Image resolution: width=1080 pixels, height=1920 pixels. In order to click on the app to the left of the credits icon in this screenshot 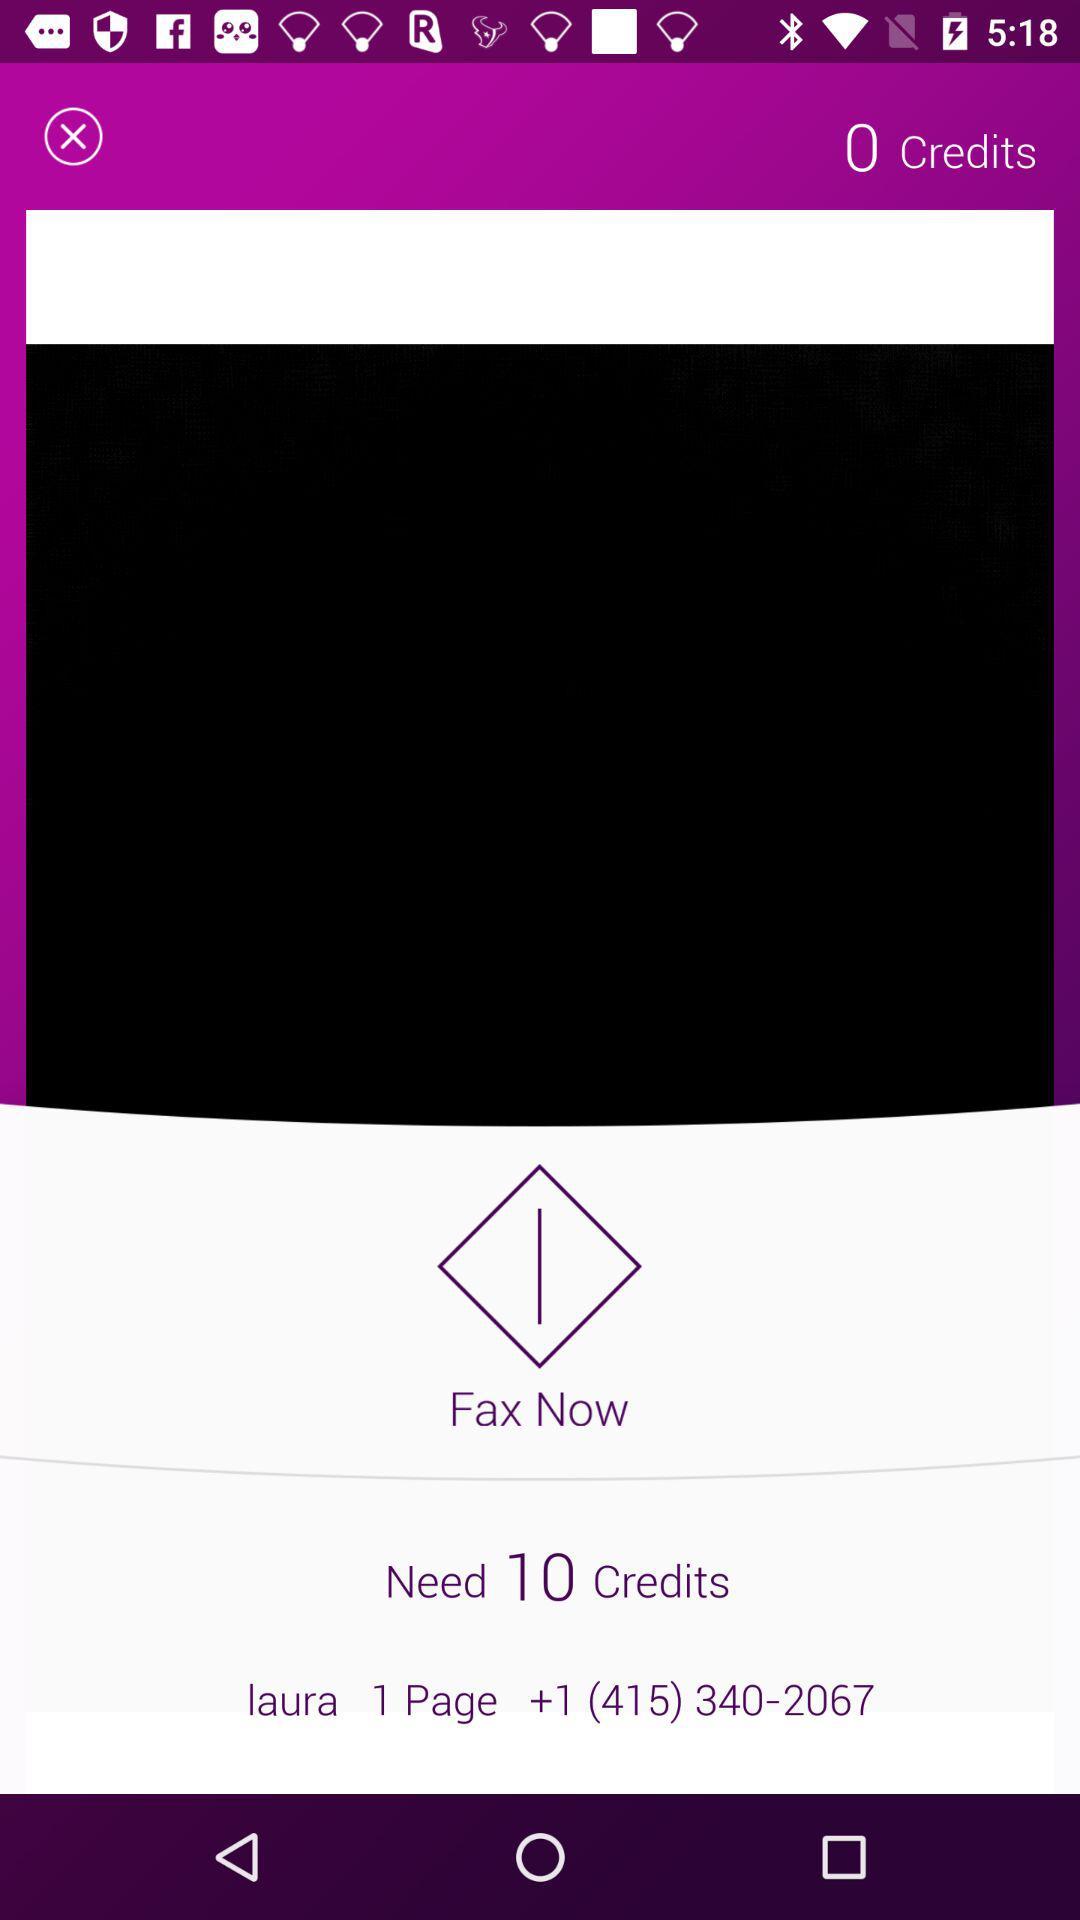, I will do `click(861, 144)`.